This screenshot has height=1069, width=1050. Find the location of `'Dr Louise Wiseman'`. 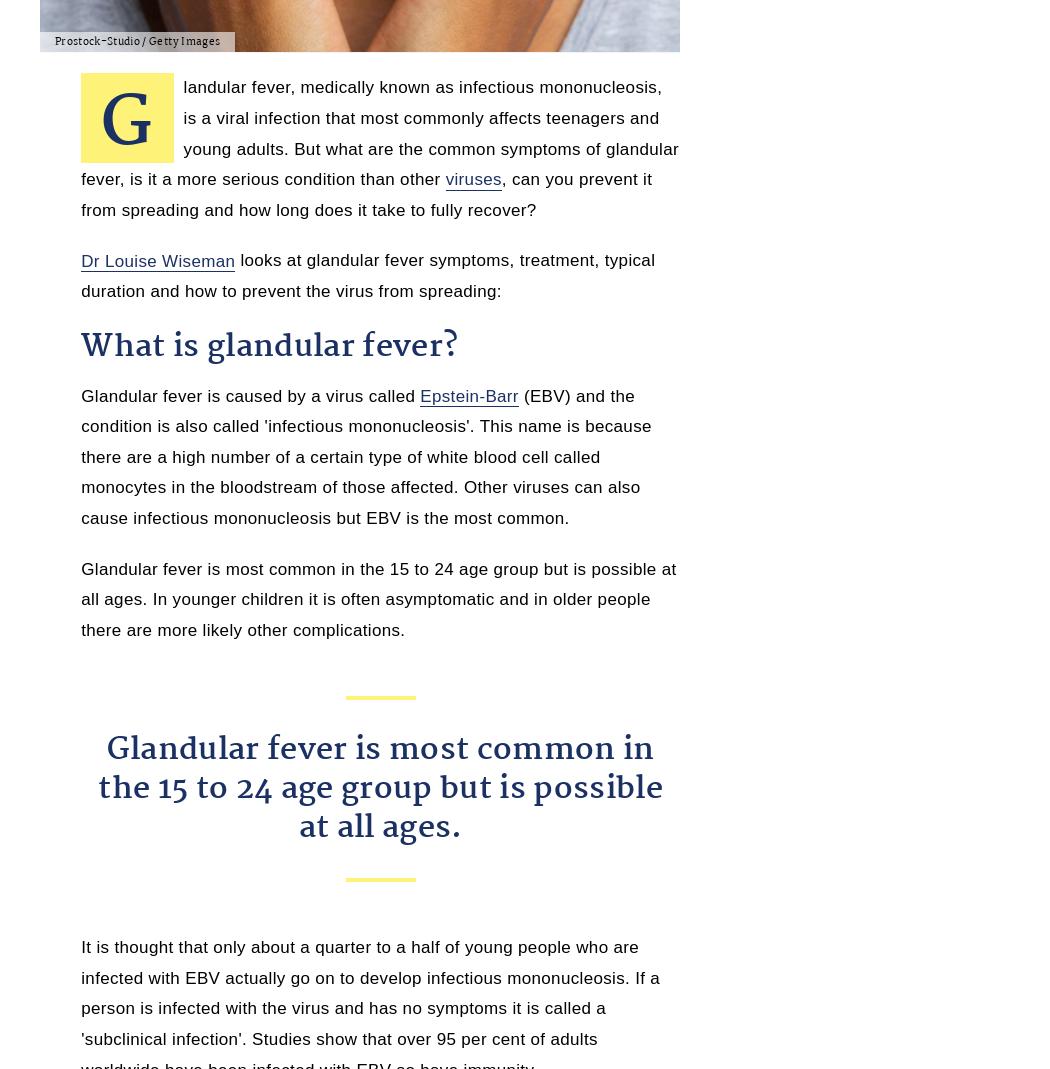

'Dr Louise Wiseman' is located at coordinates (158, 259).